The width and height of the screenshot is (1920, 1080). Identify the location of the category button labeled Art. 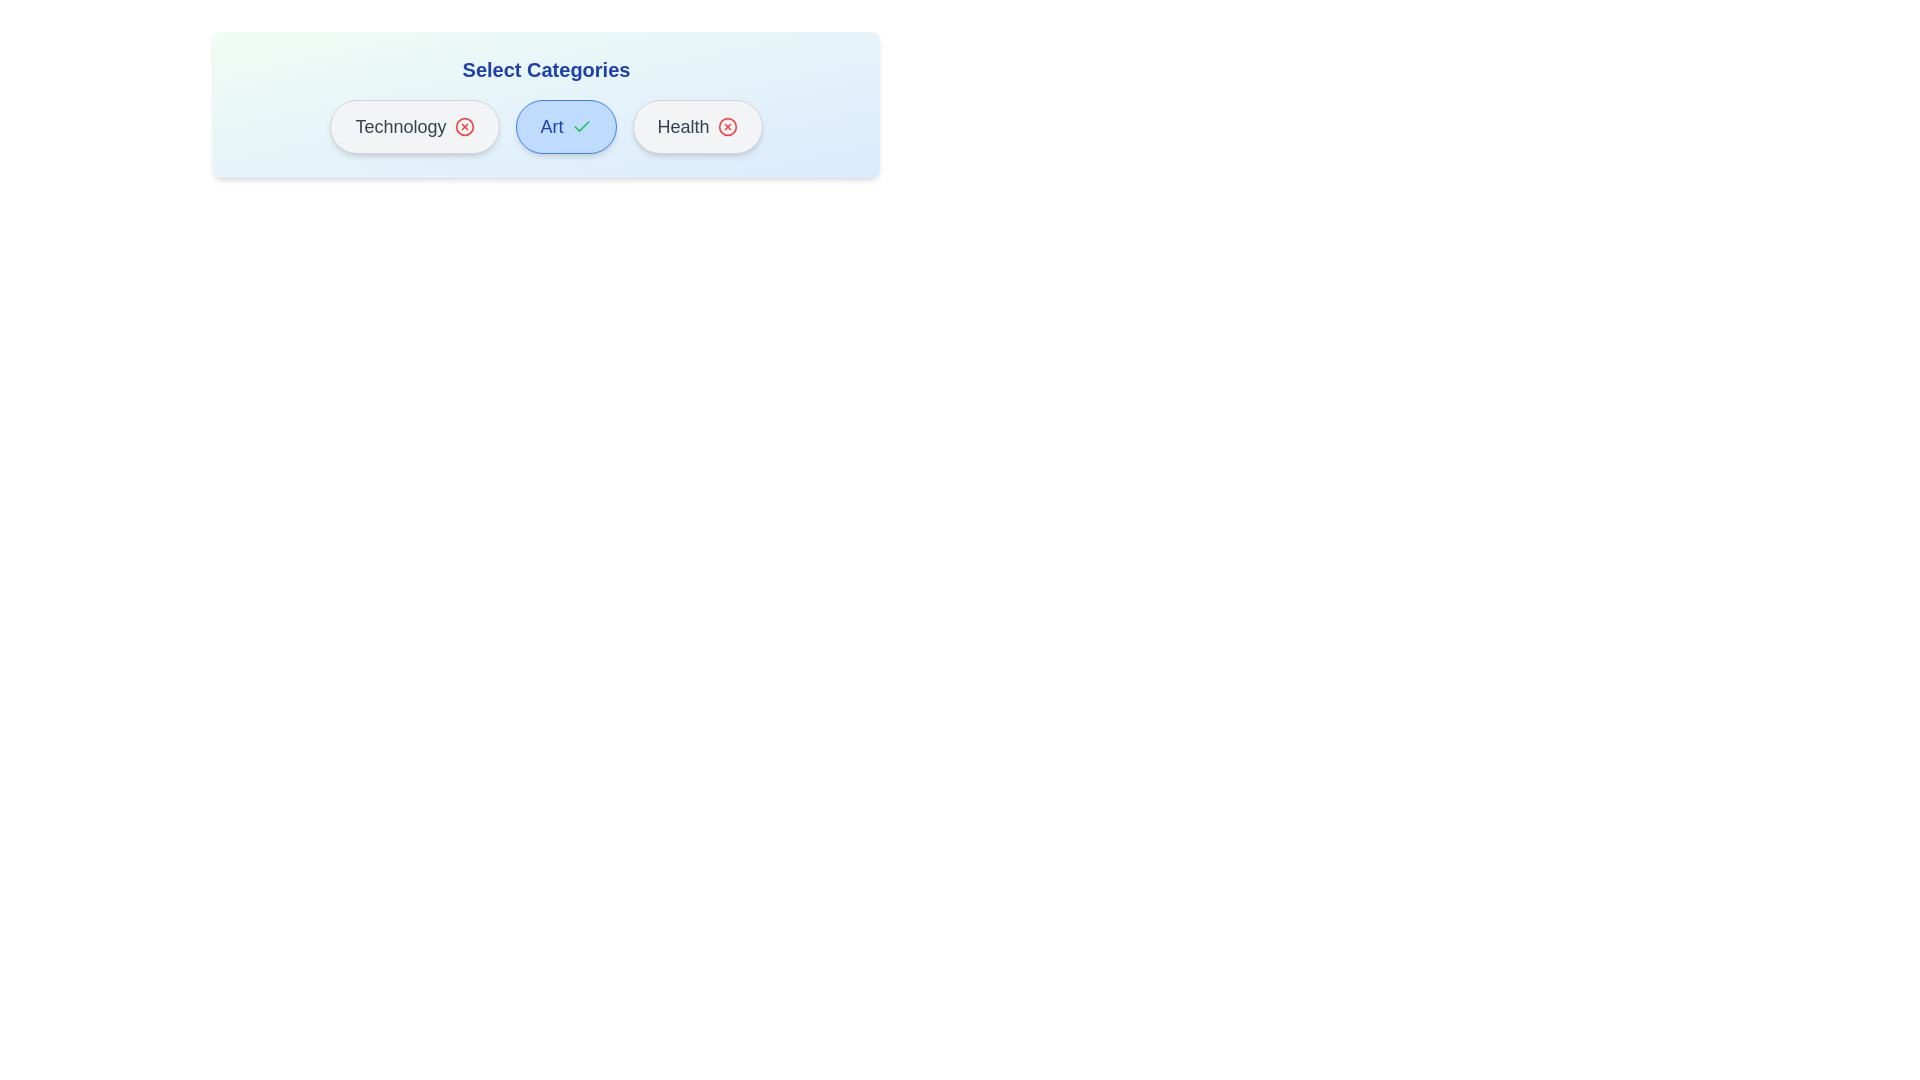
(565, 127).